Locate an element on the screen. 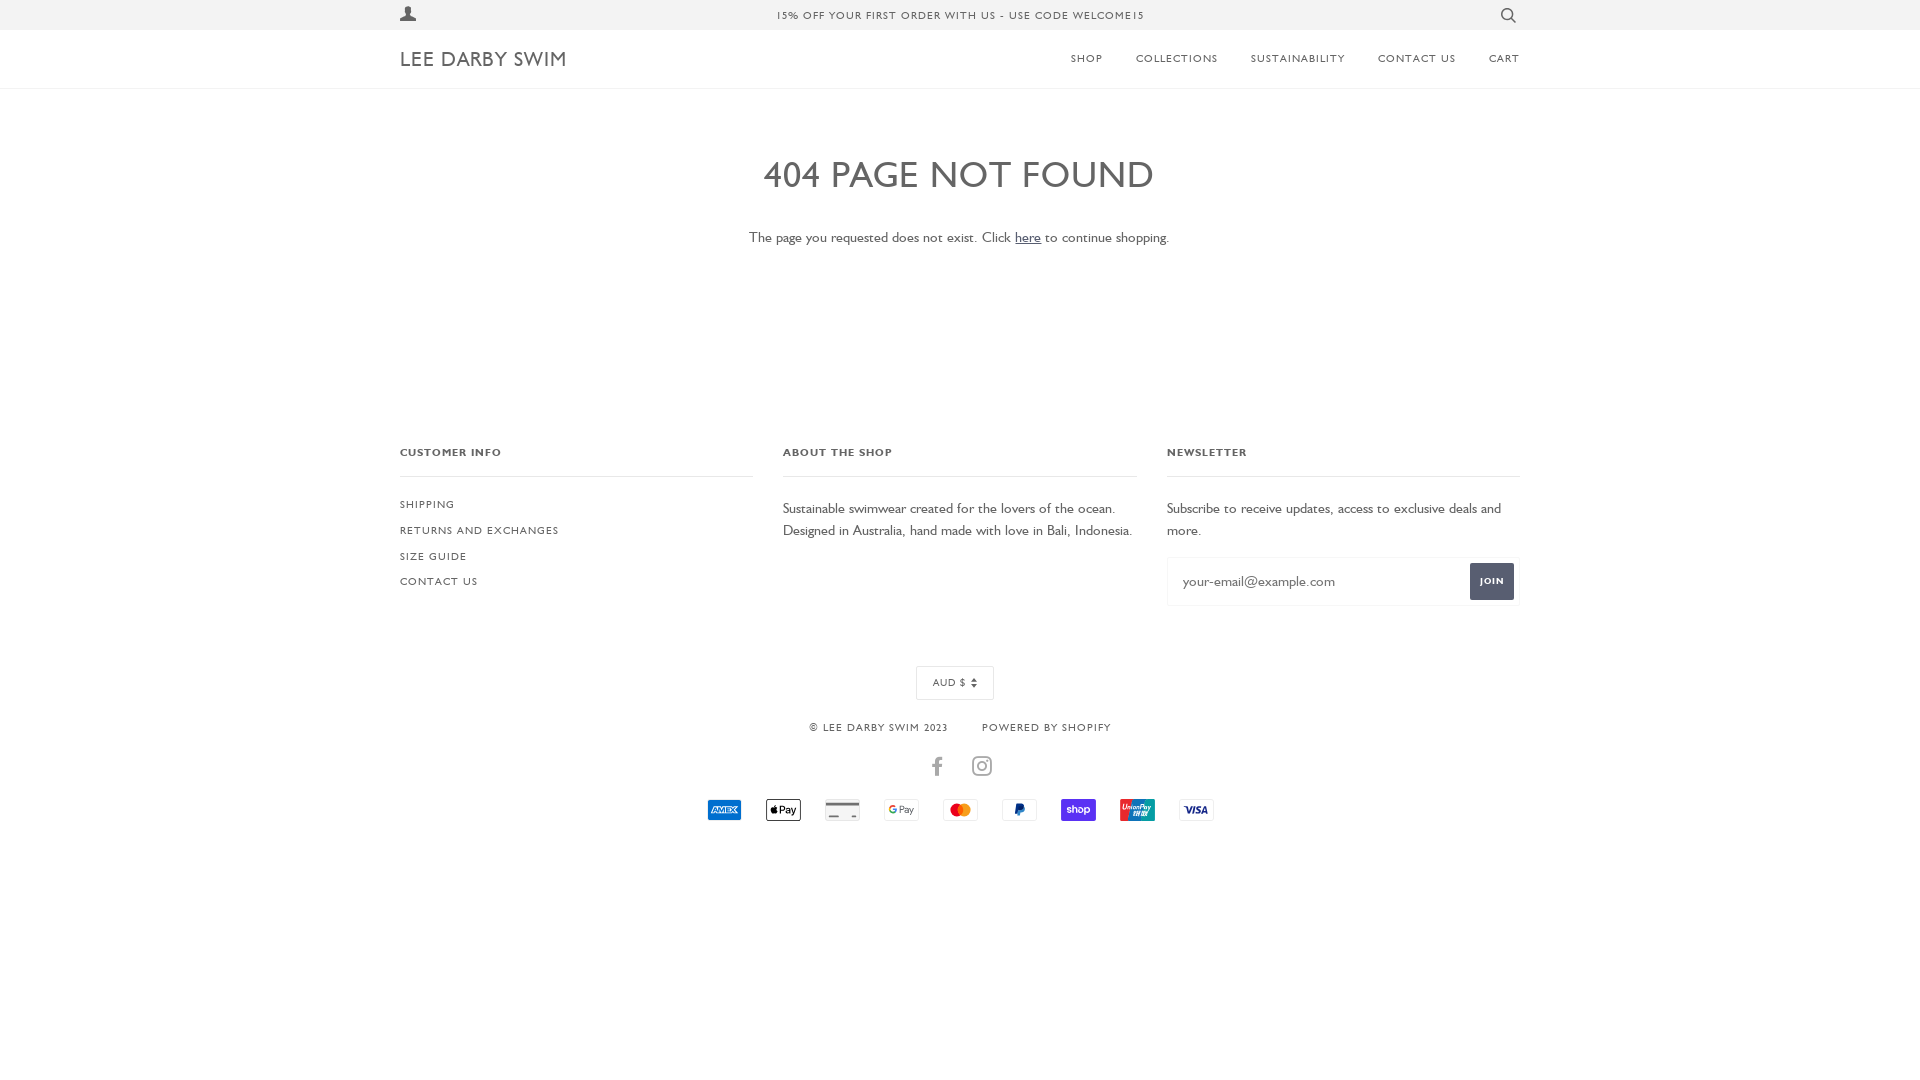 This screenshot has height=1080, width=1920. 'Join' is located at coordinates (1492, 581).